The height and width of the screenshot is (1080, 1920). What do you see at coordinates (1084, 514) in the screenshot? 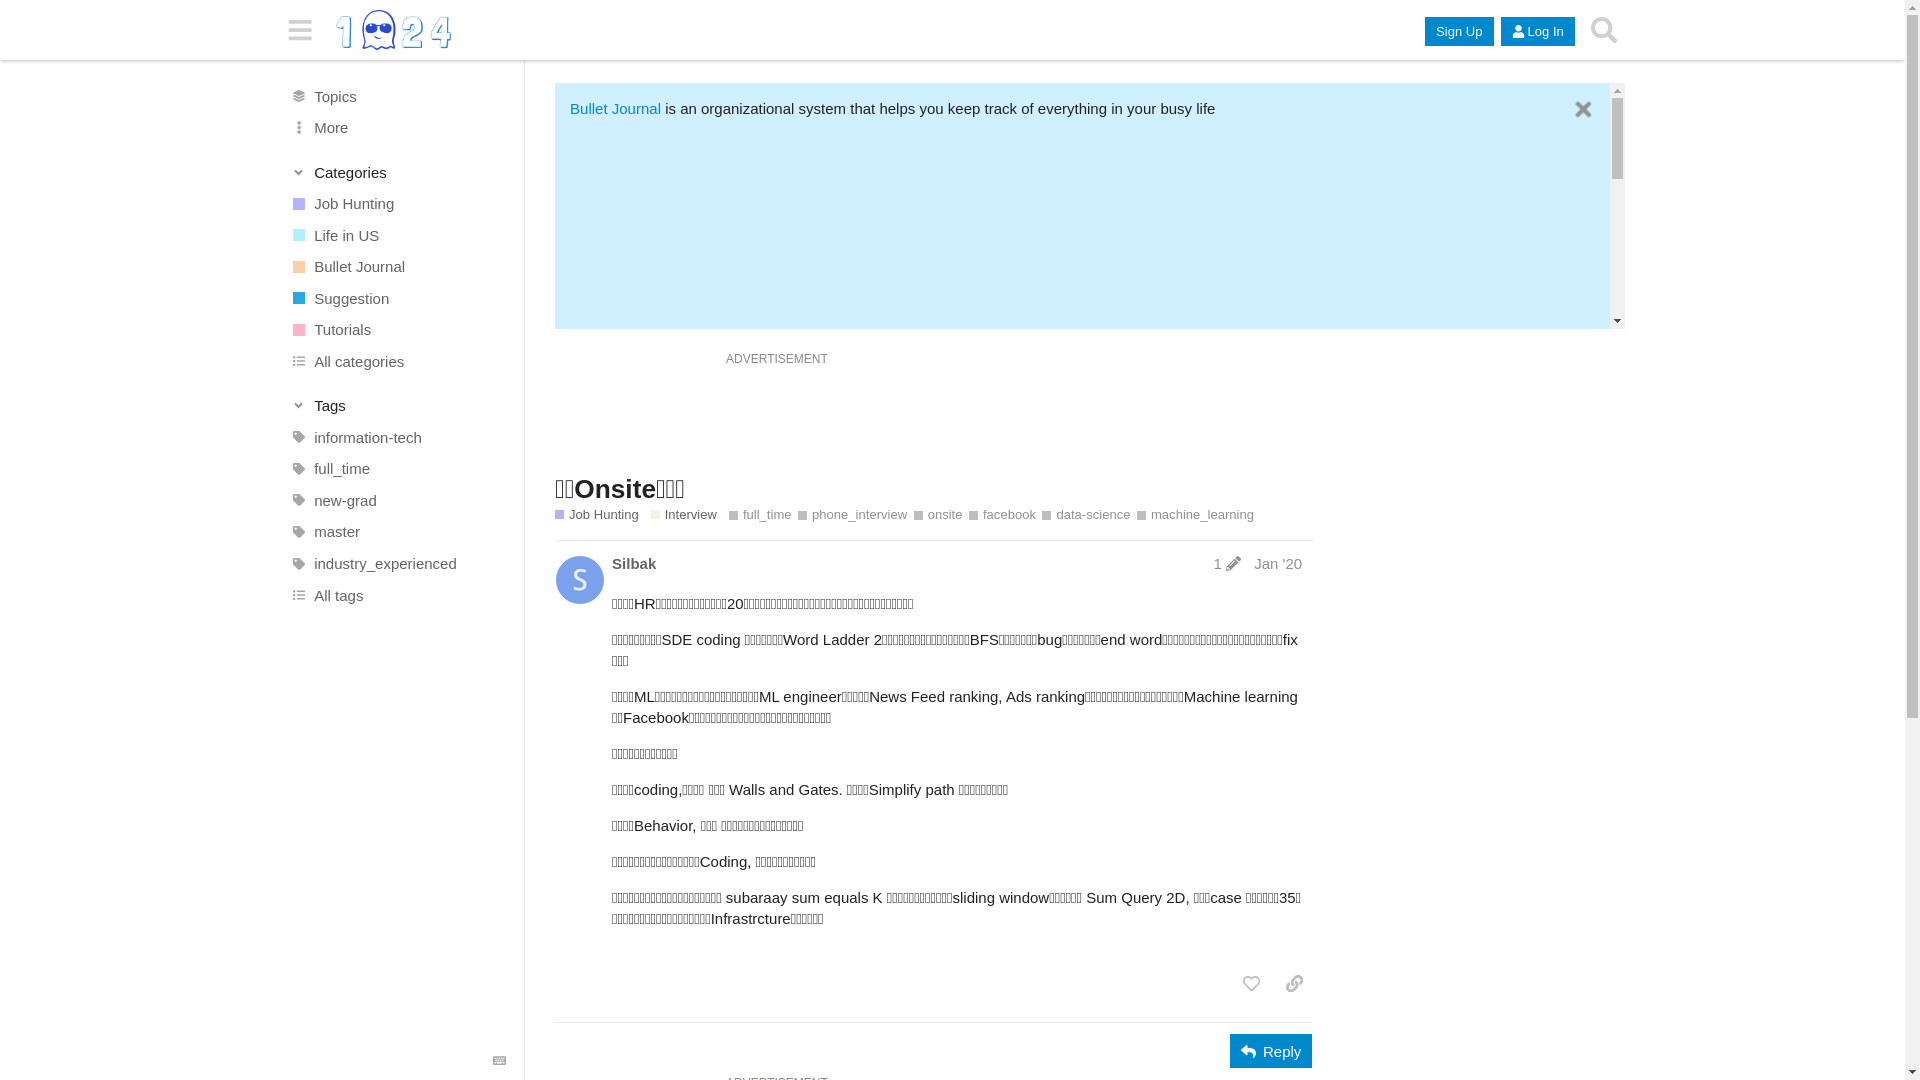
I see `'data-science'` at bounding box center [1084, 514].